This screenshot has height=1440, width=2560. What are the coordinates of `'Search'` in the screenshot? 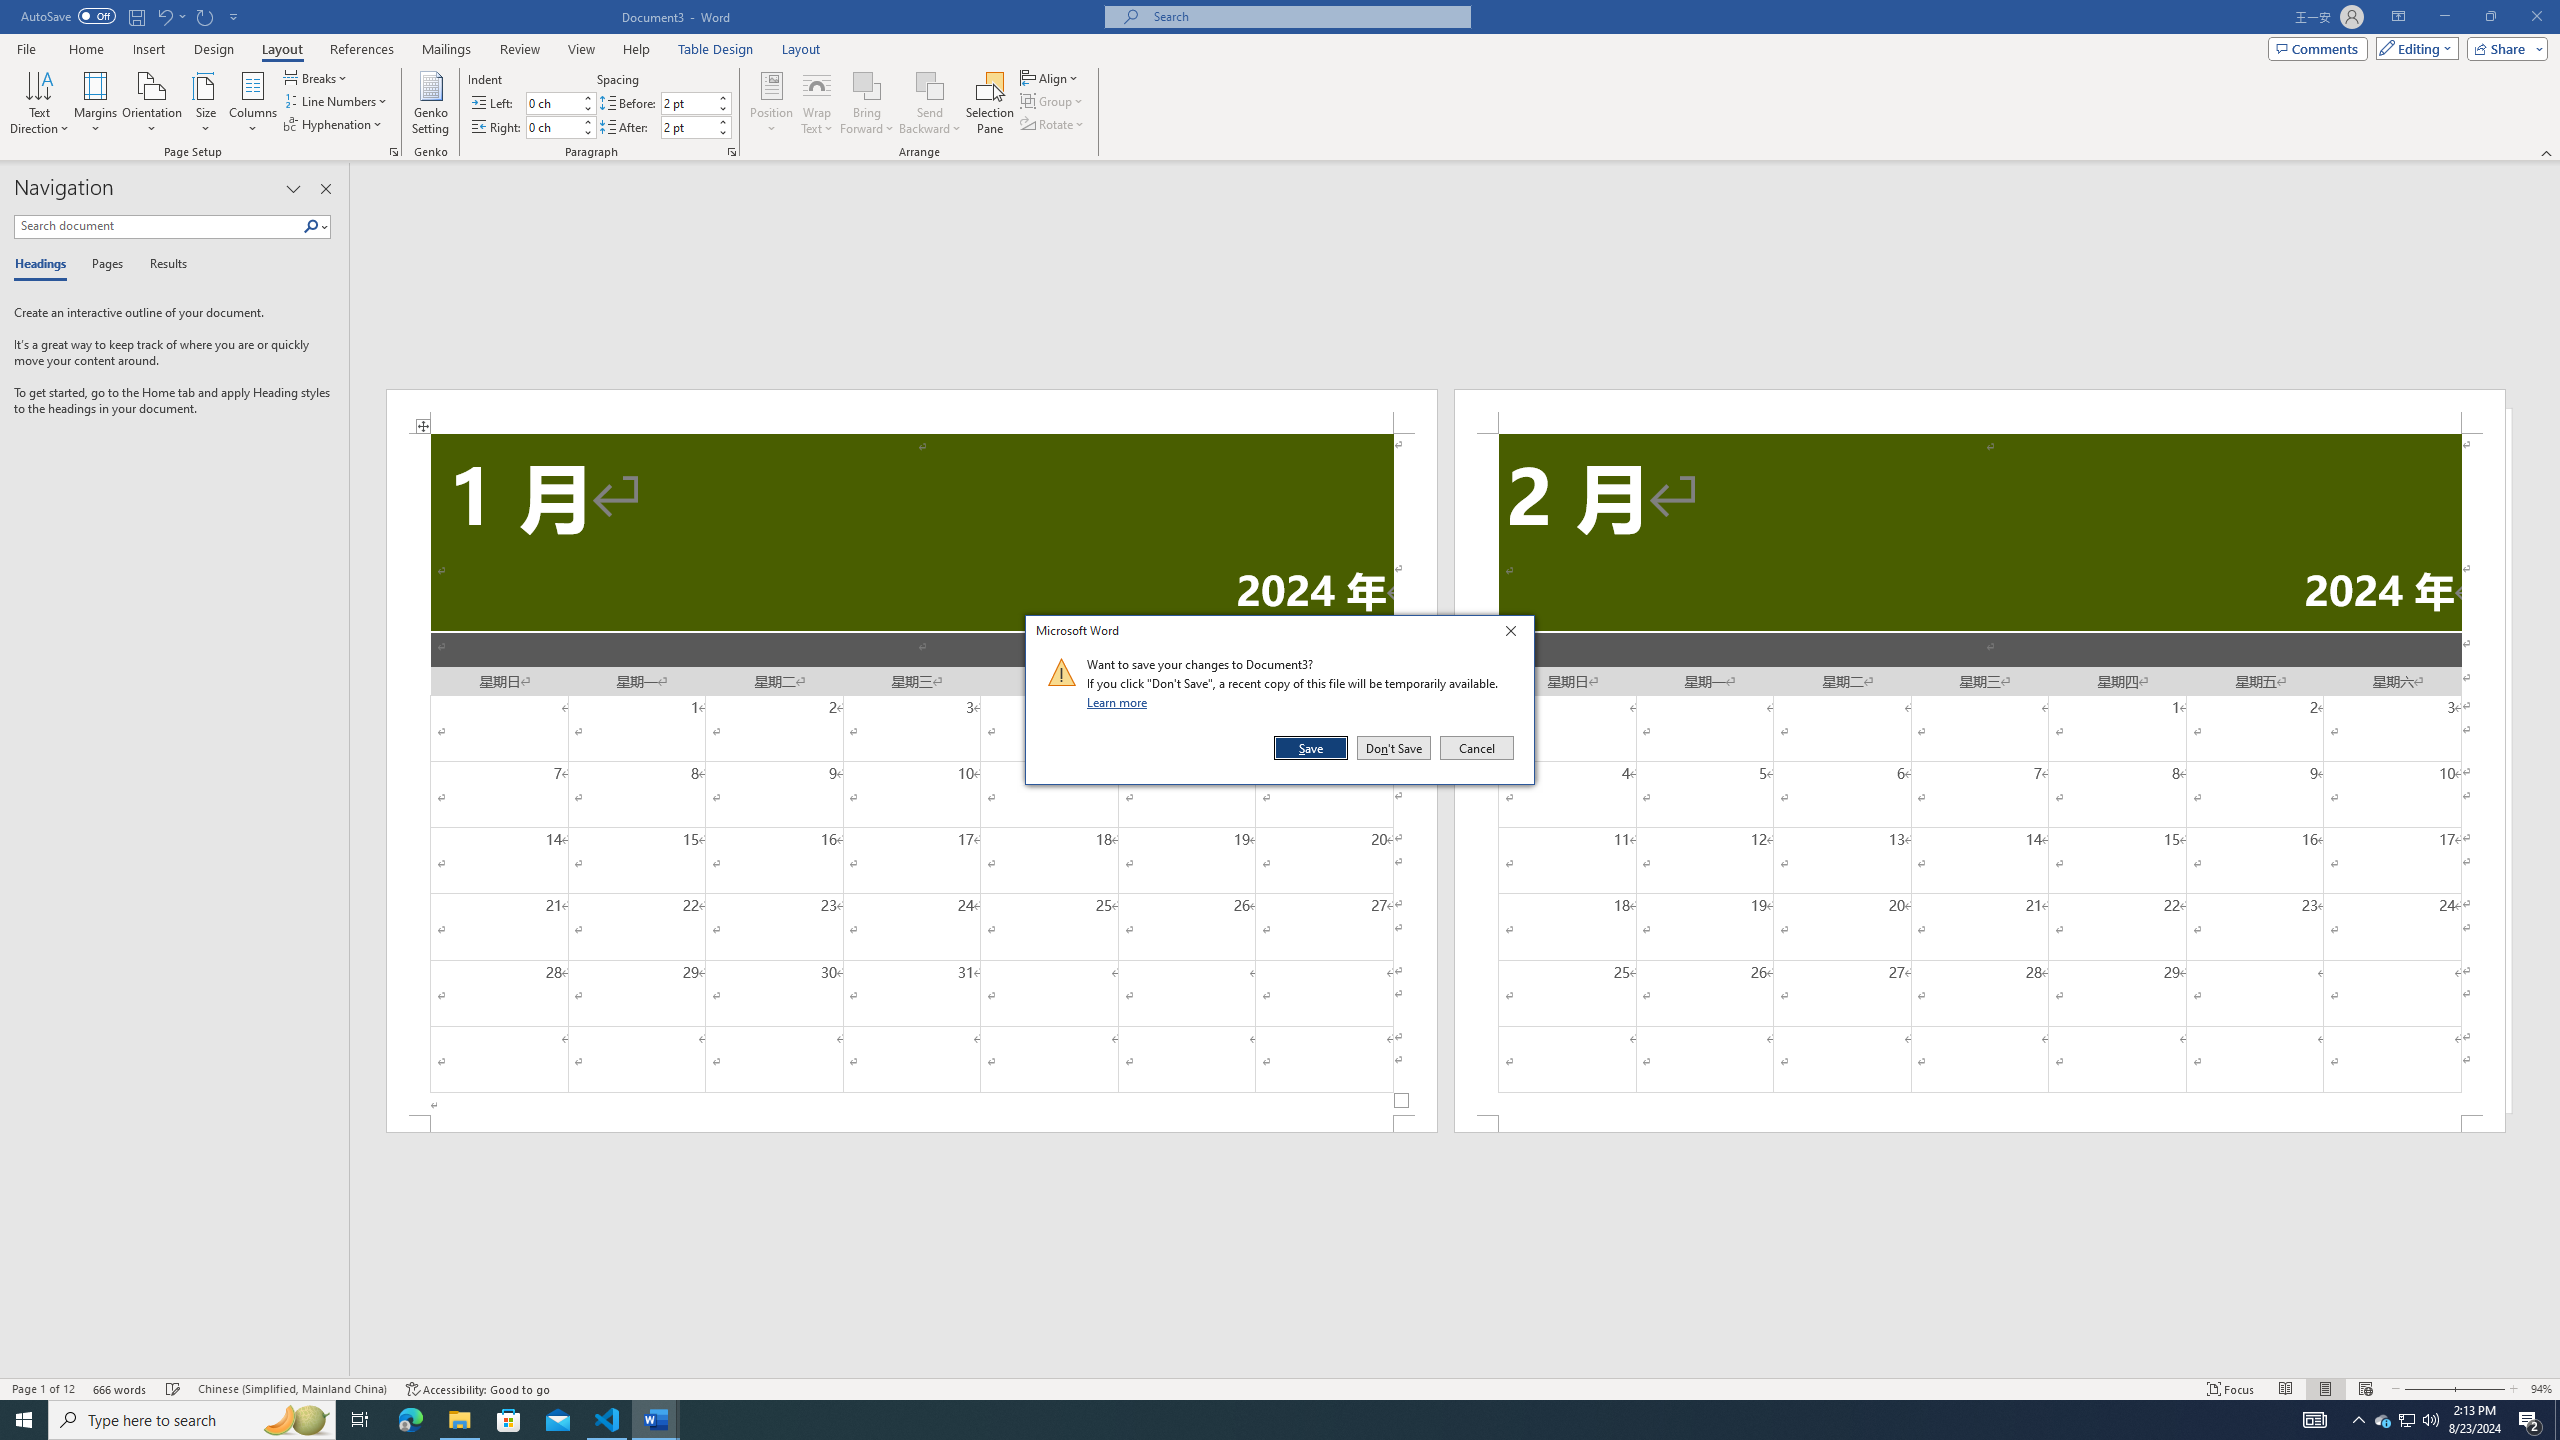 It's located at (311, 225).